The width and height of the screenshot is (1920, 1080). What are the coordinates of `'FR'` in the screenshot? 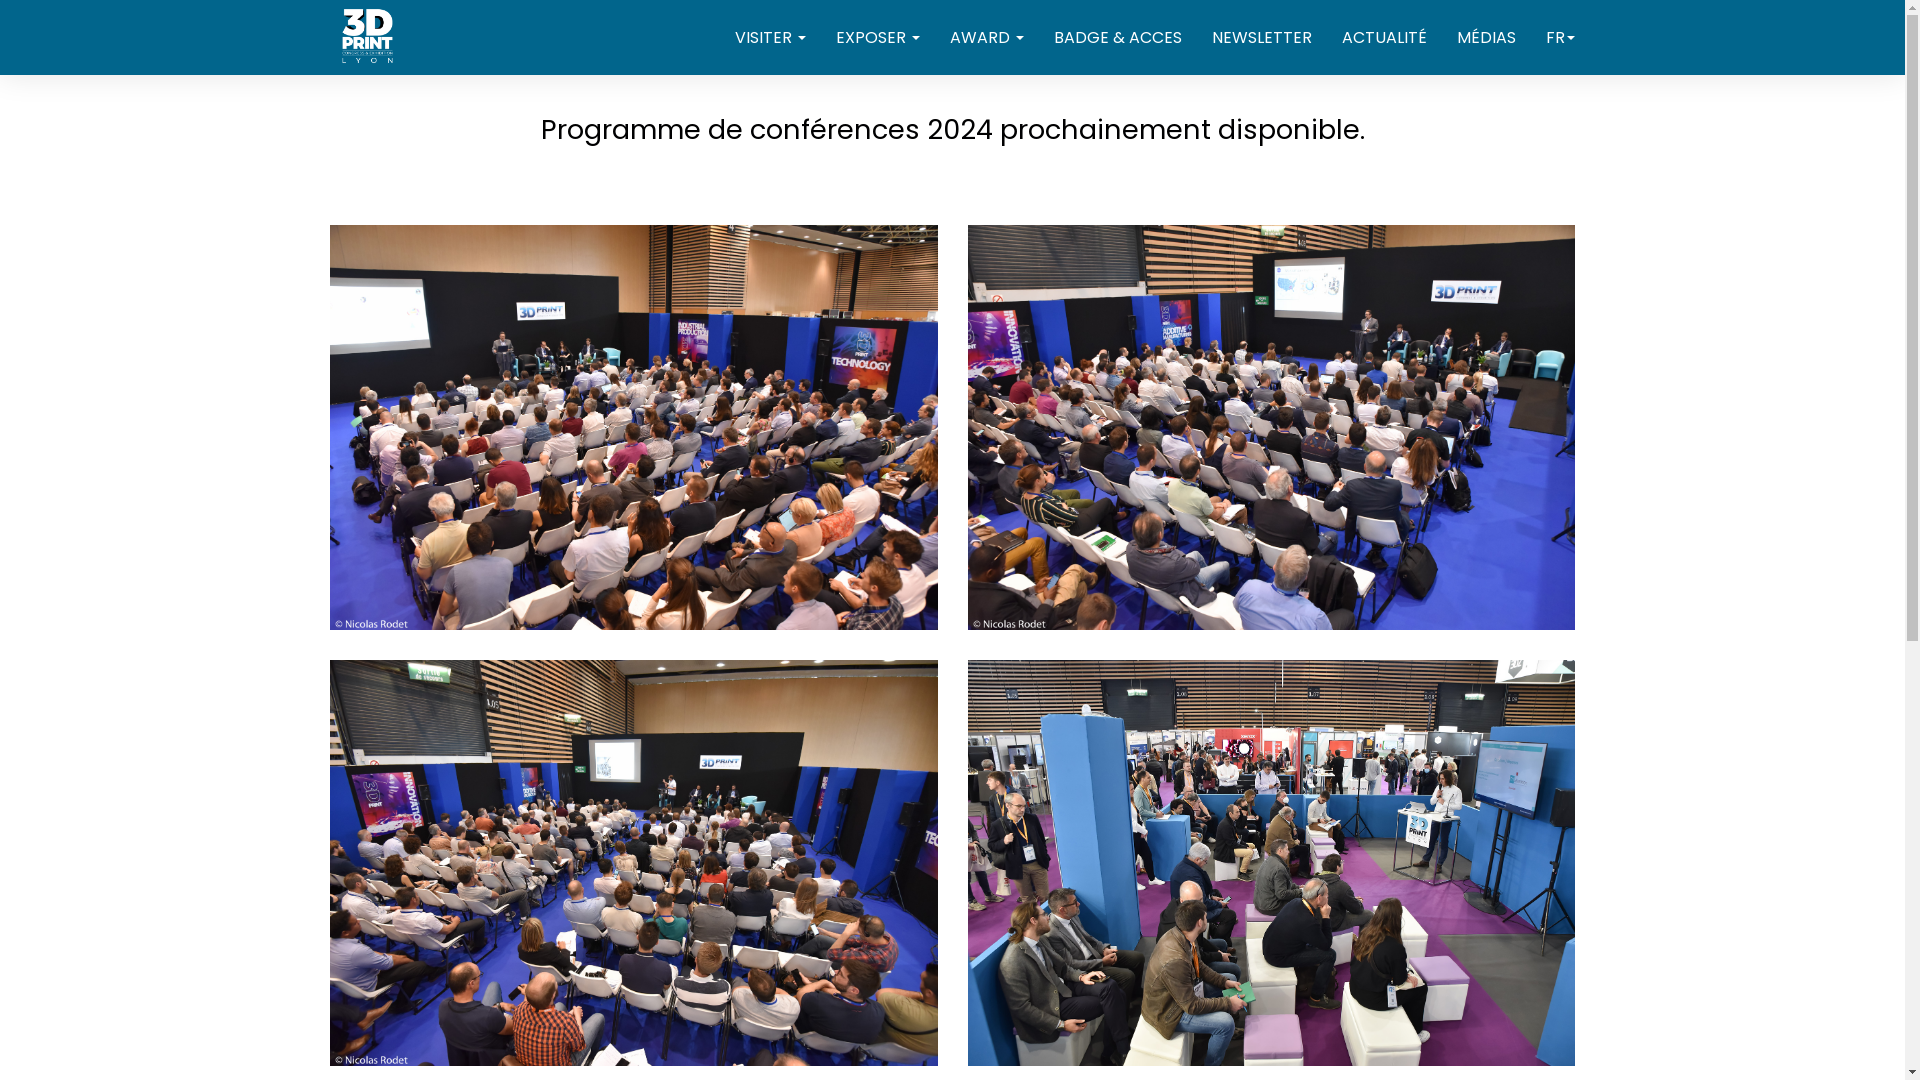 It's located at (1559, 38).